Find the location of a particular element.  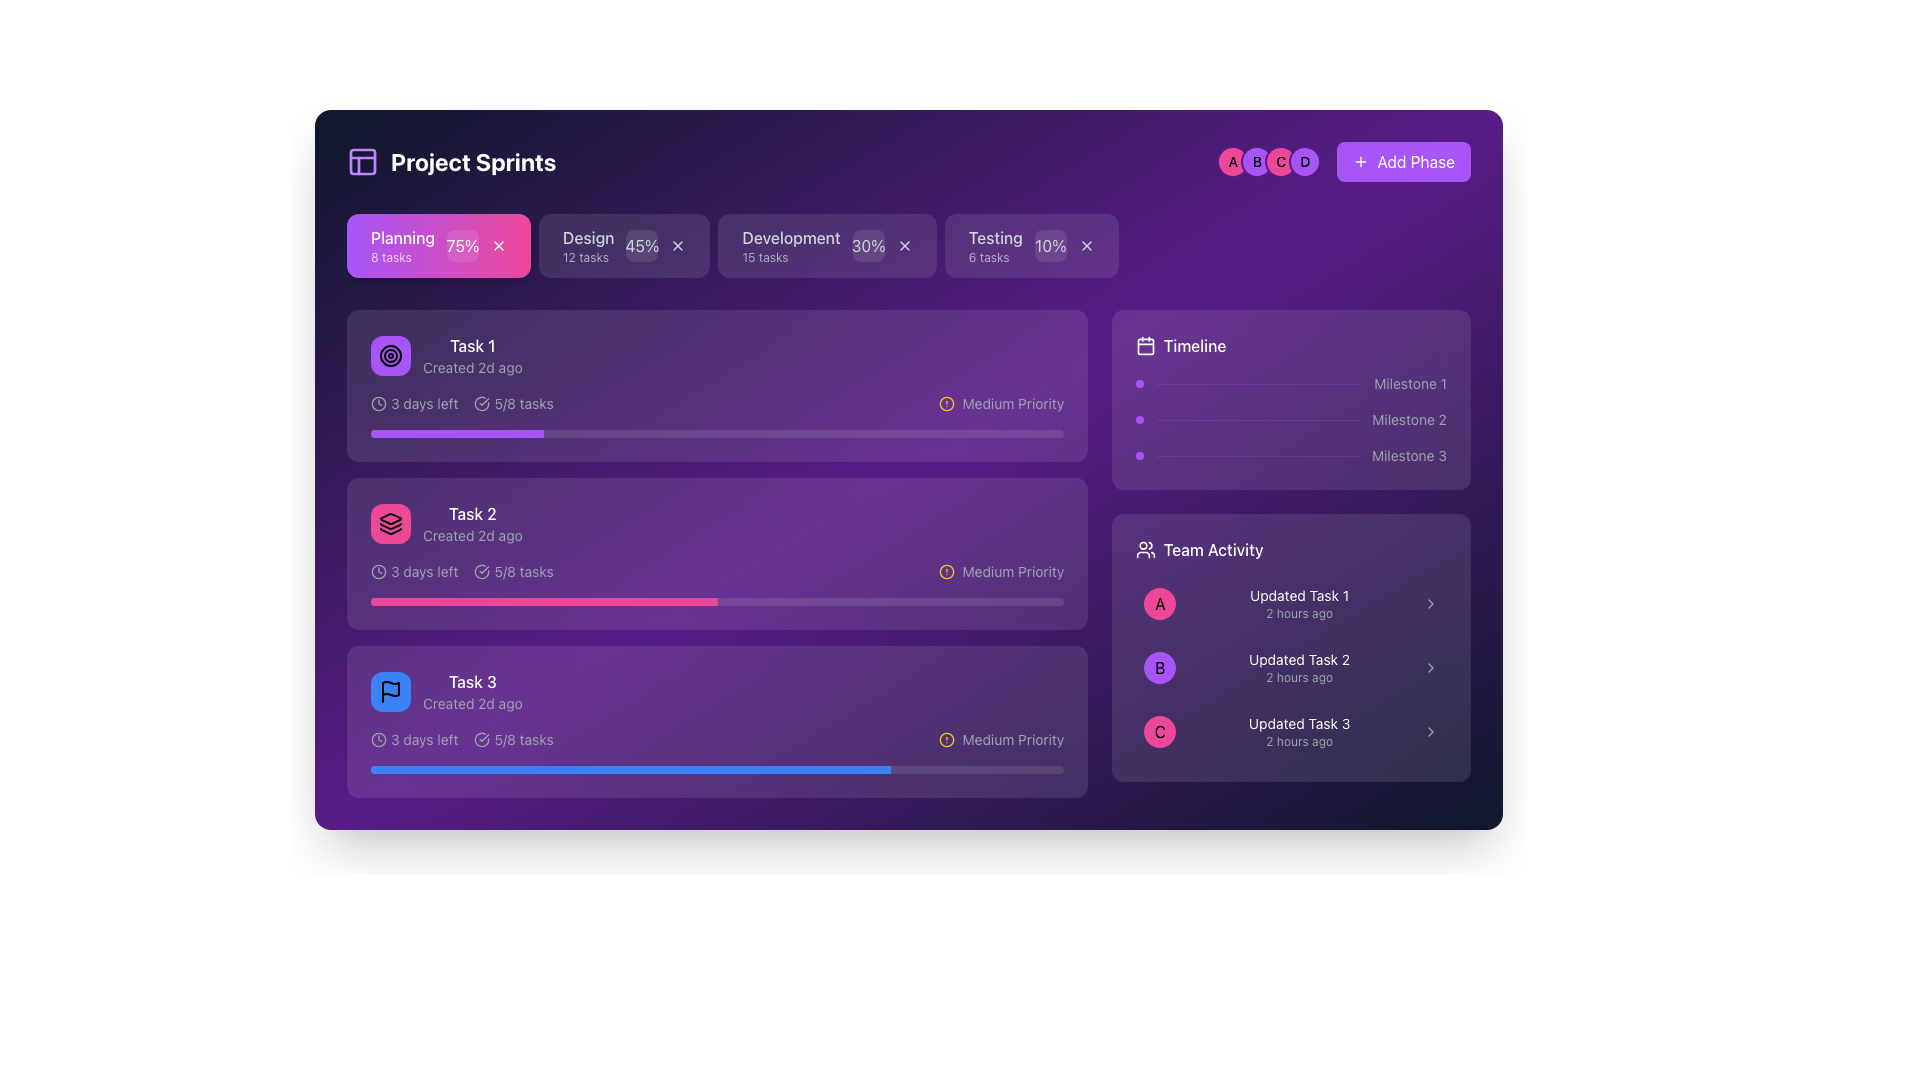

the 'Development' text label is located at coordinates (790, 237).